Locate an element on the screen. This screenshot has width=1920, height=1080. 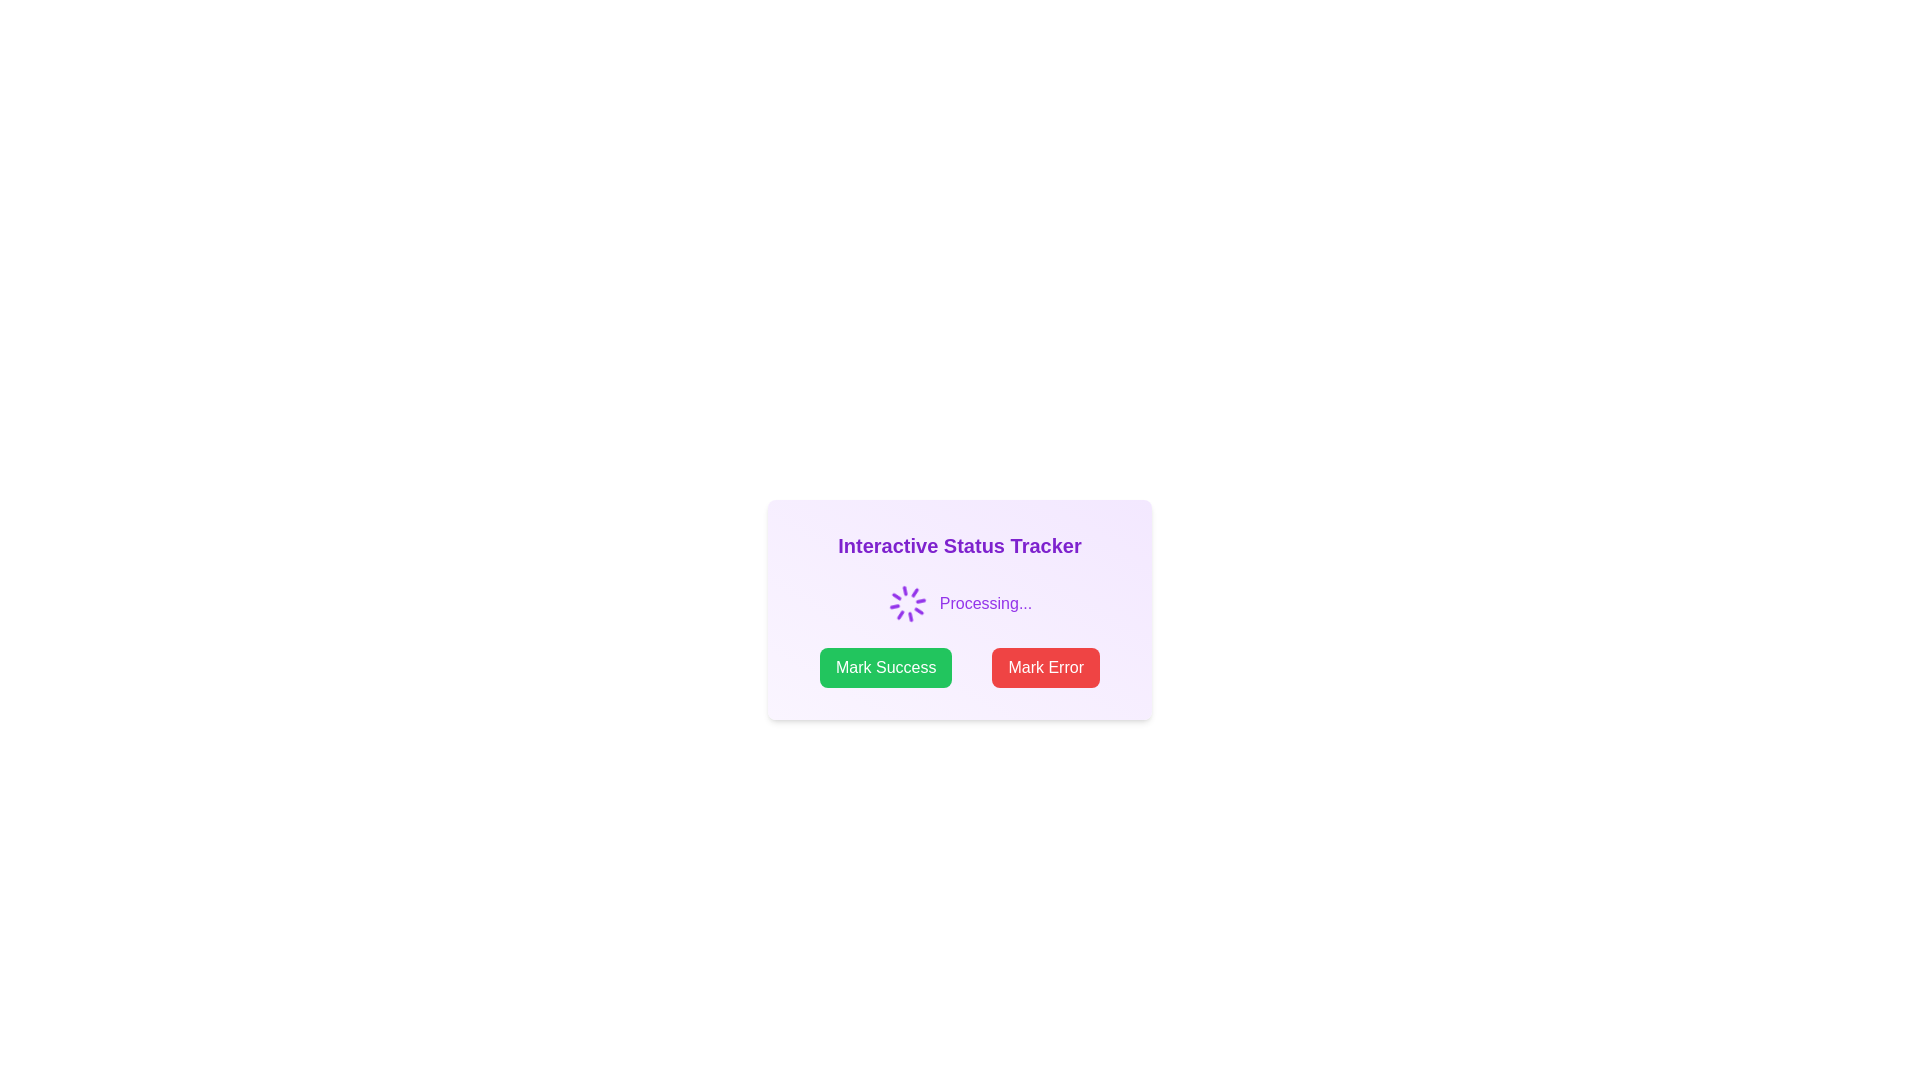
the Animated status indicator with the spinner icon and the text 'Processing...' located below the title 'Interactive Status Tracker' is located at coordinates (960, 603).